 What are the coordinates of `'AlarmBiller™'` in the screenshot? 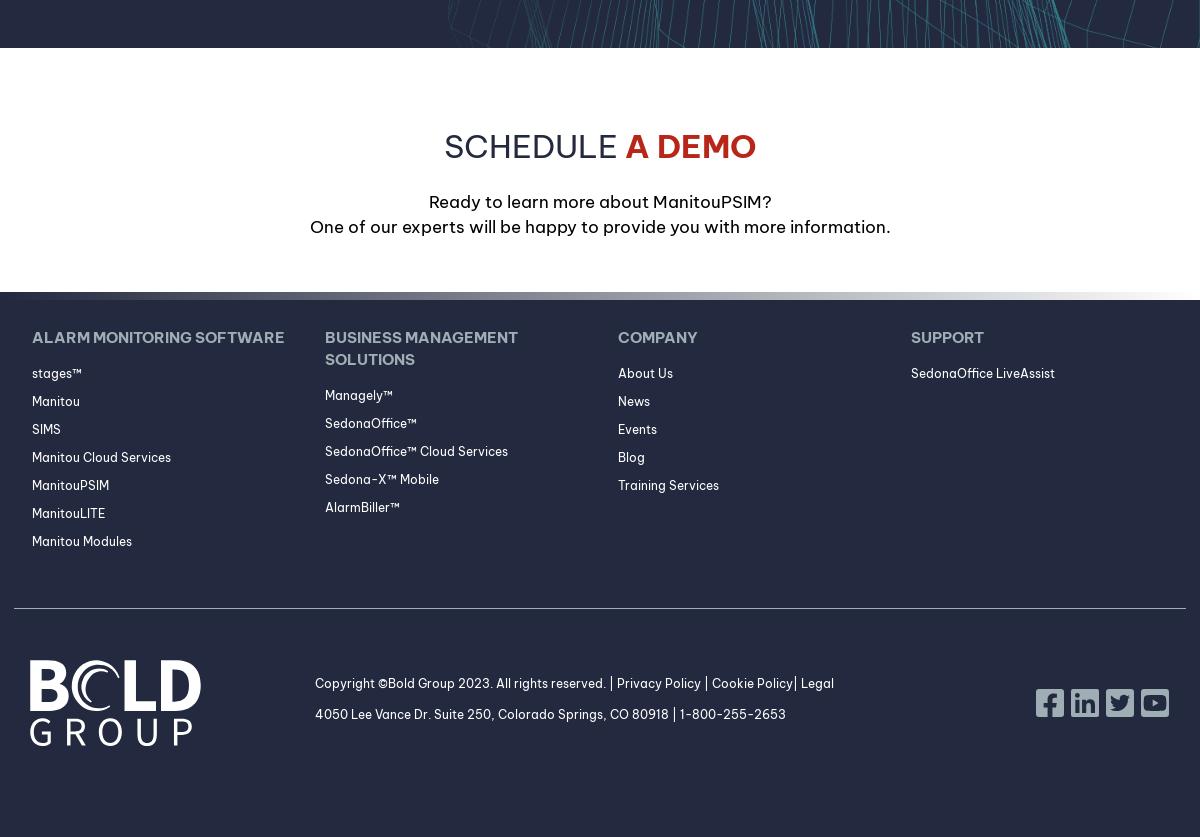 It's located at (361, 506).